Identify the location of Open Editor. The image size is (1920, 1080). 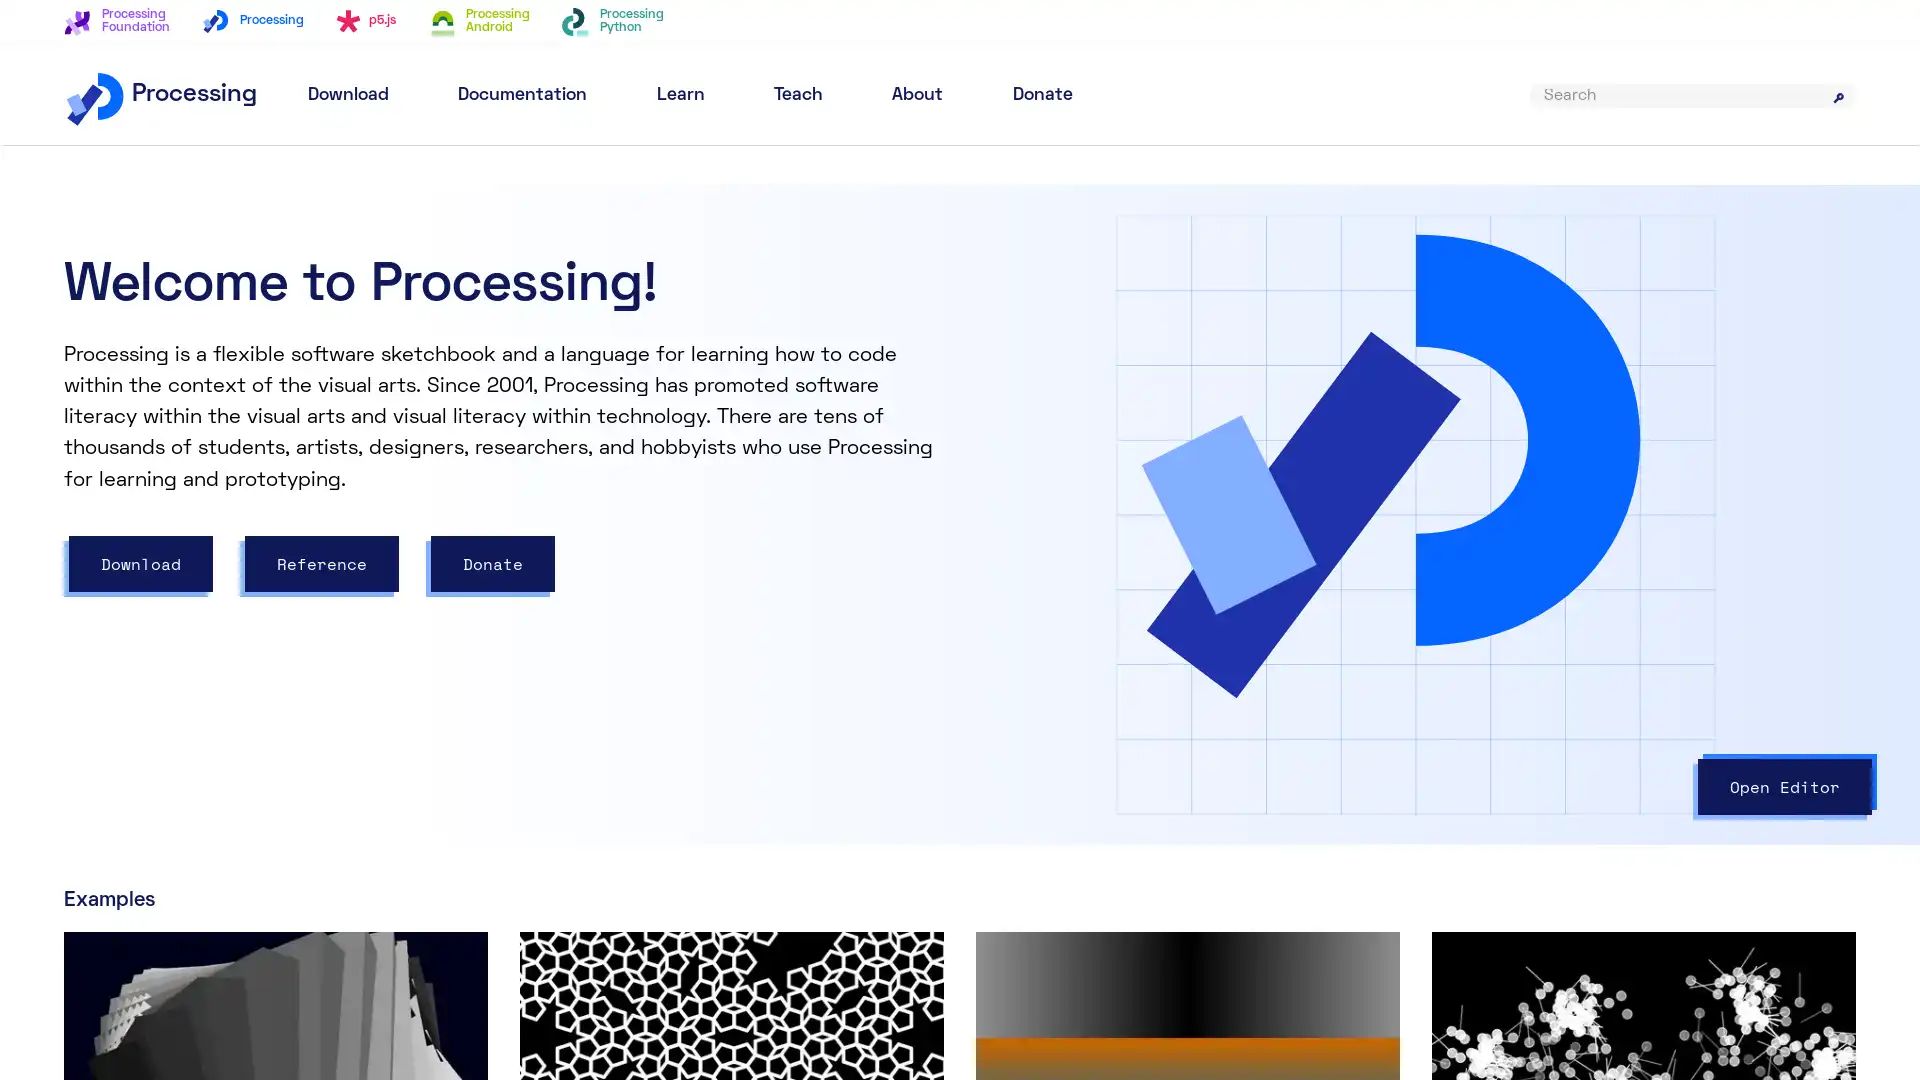
(1785, 785).